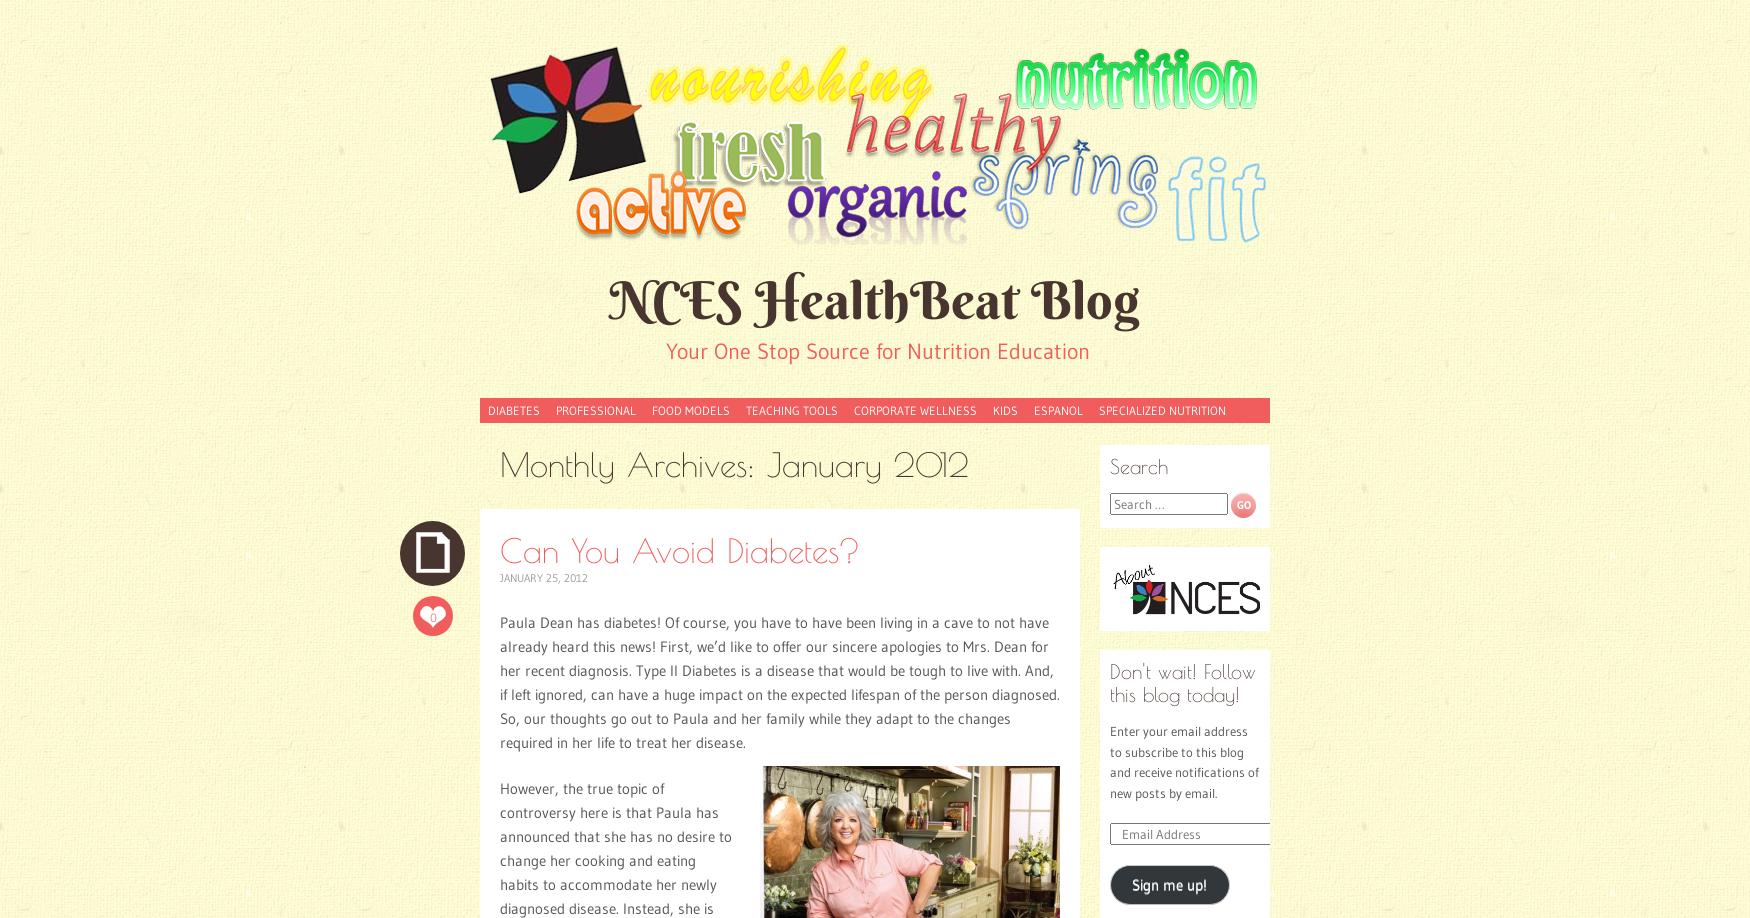 Image resolution: width=1750 pixels, height=918 pixels. Describe the element at coordinates (875, 298) in the screenshot. I see `'NCES HealthBeat Blog'` at that location.